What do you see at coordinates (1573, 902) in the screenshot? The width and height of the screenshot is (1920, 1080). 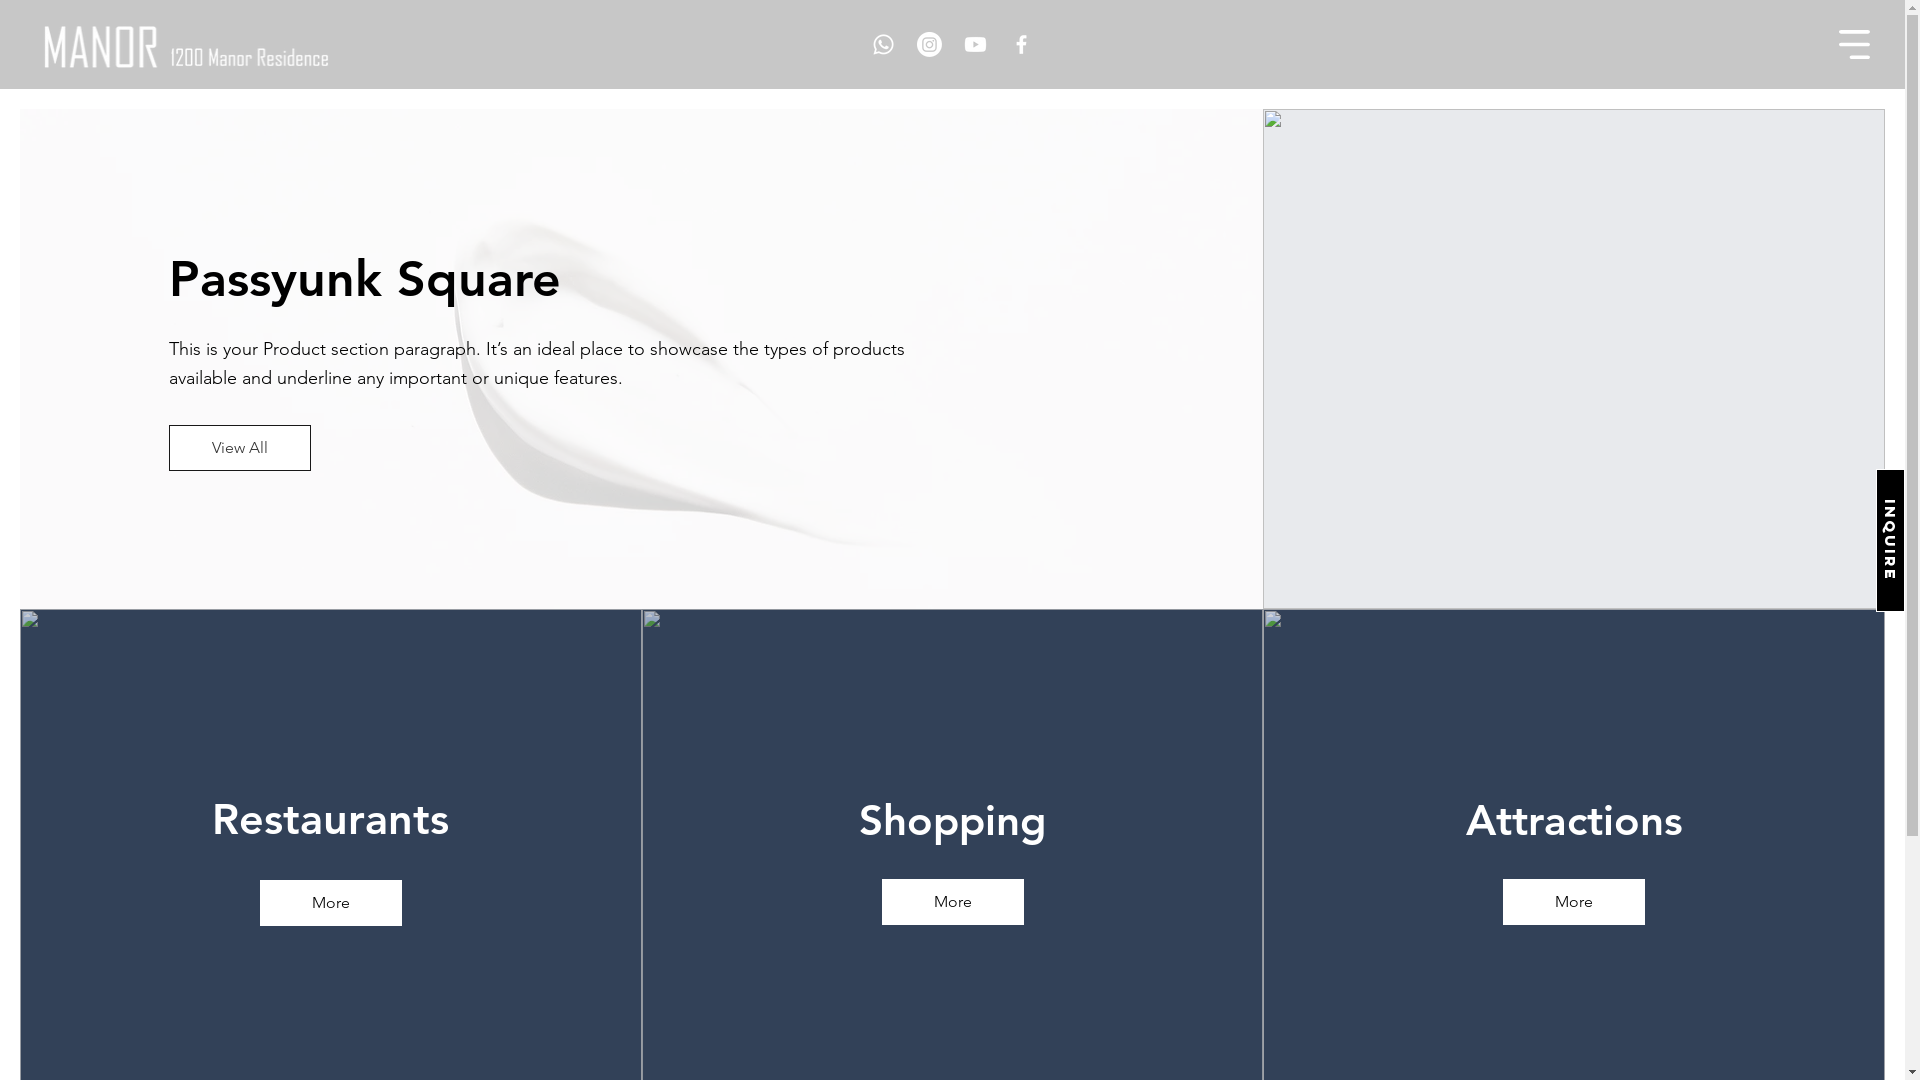 I see `'More'` at bounding box center [1573, 902].